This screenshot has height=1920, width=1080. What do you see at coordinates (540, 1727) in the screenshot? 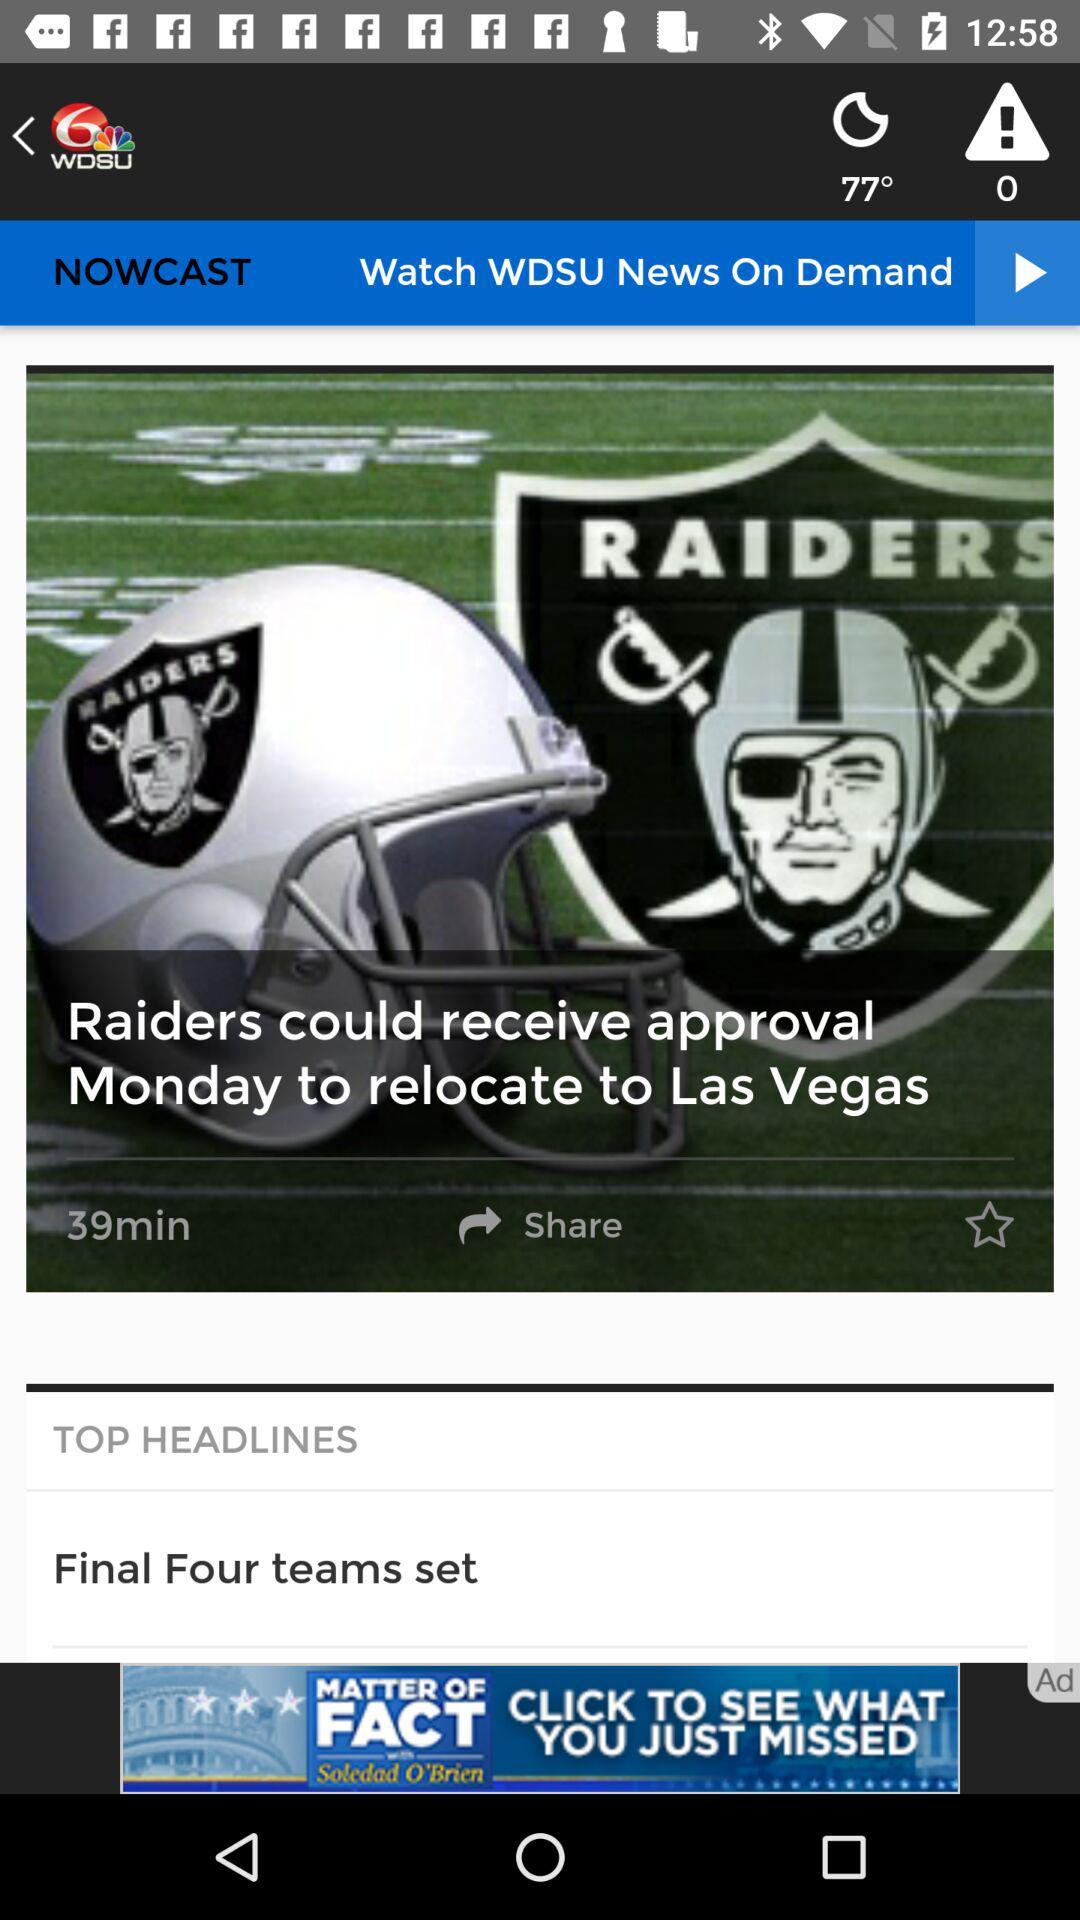
I see `advertisement` at bounding box center [540, 1727].